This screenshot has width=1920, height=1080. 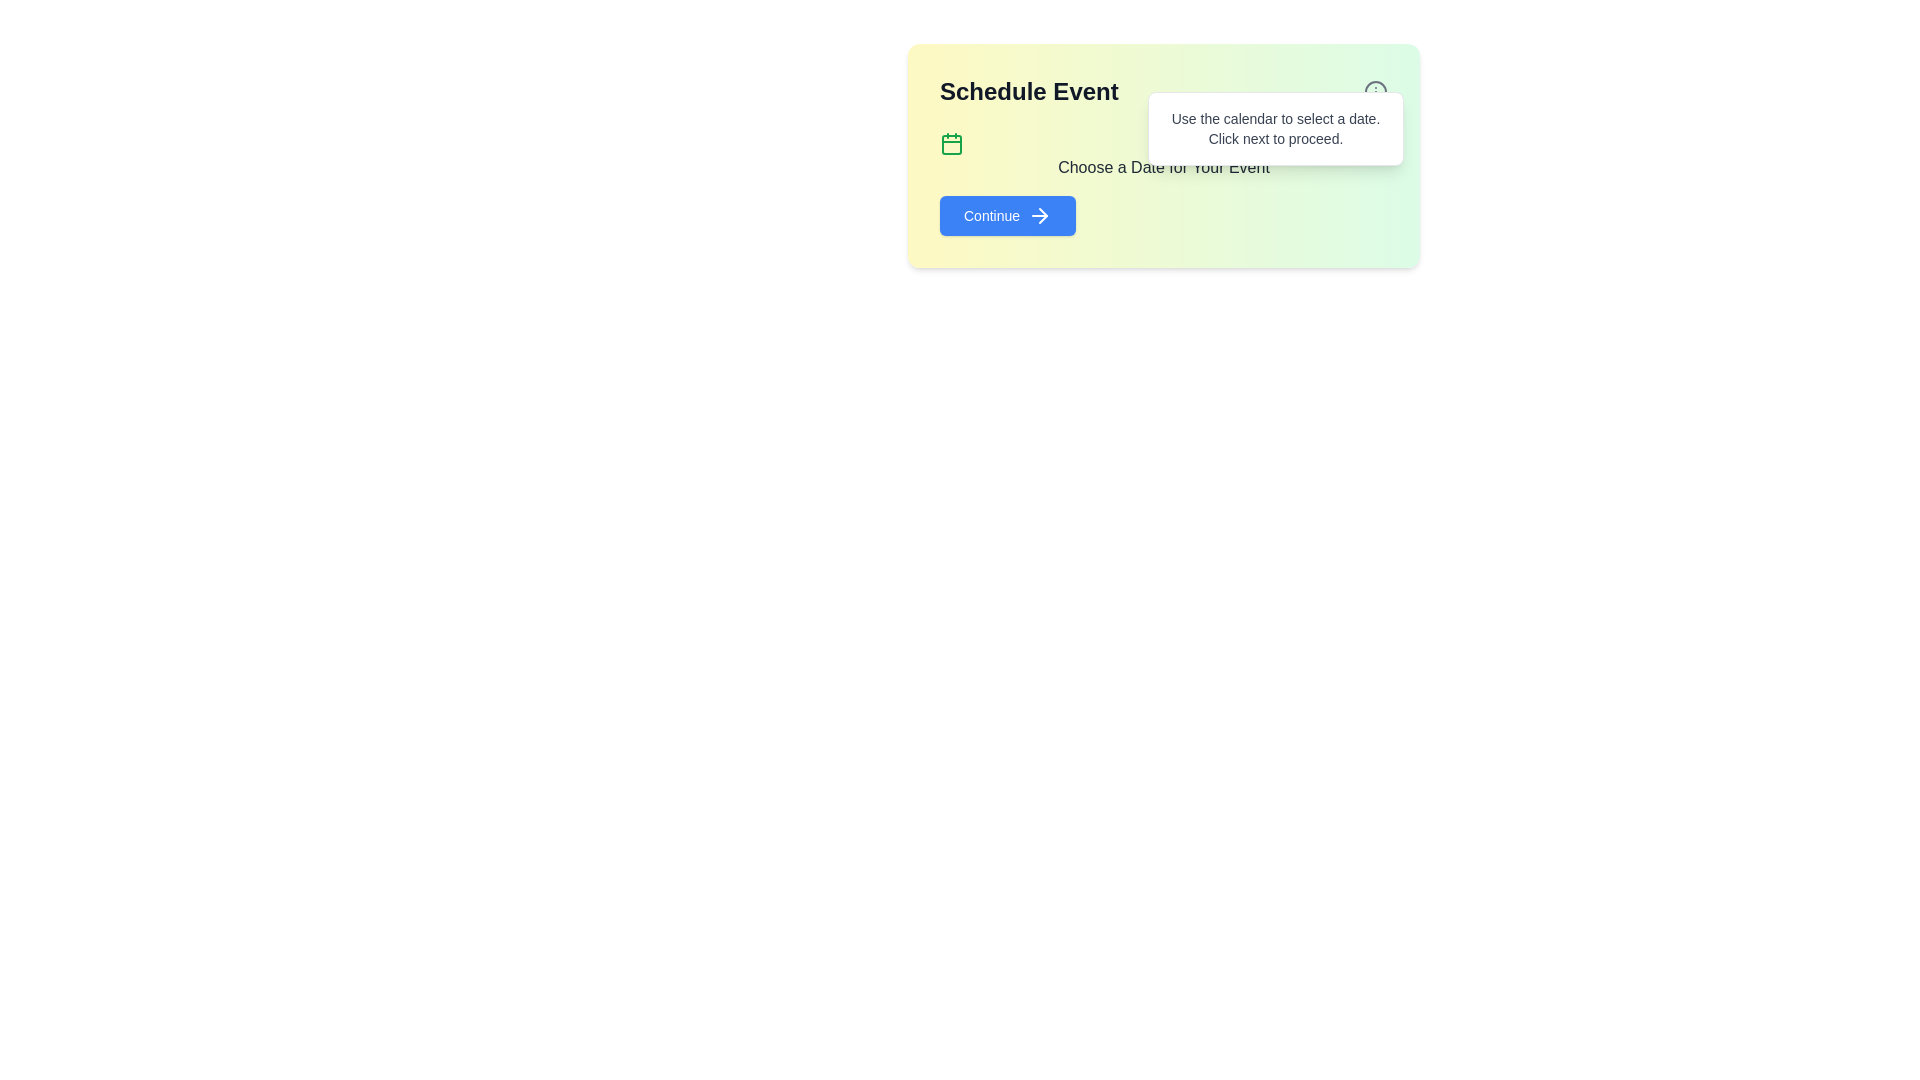 What do you see at coordinates (1008, 216) in the screenshot?
I see `the prominent blue button labeled 'Continue'` at bounding box center [1008, 216].